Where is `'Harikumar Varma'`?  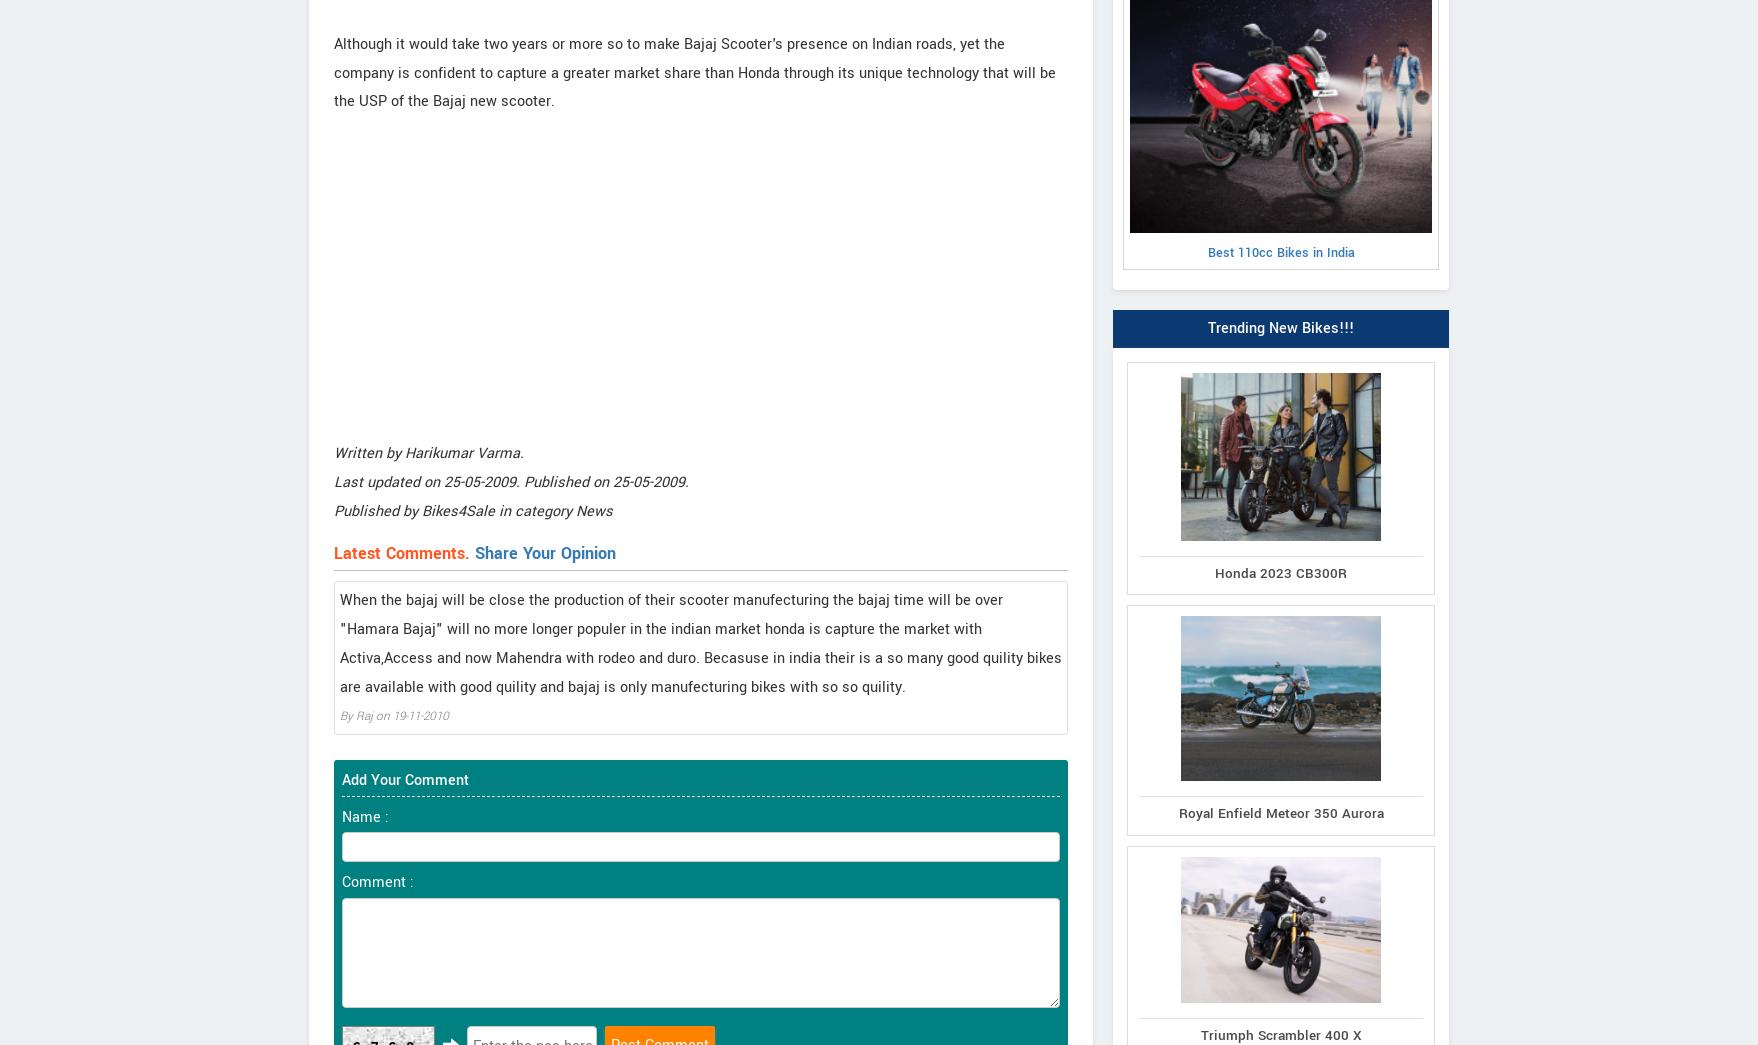 'Harikumar Varma' is located at coordinates (461, 453).